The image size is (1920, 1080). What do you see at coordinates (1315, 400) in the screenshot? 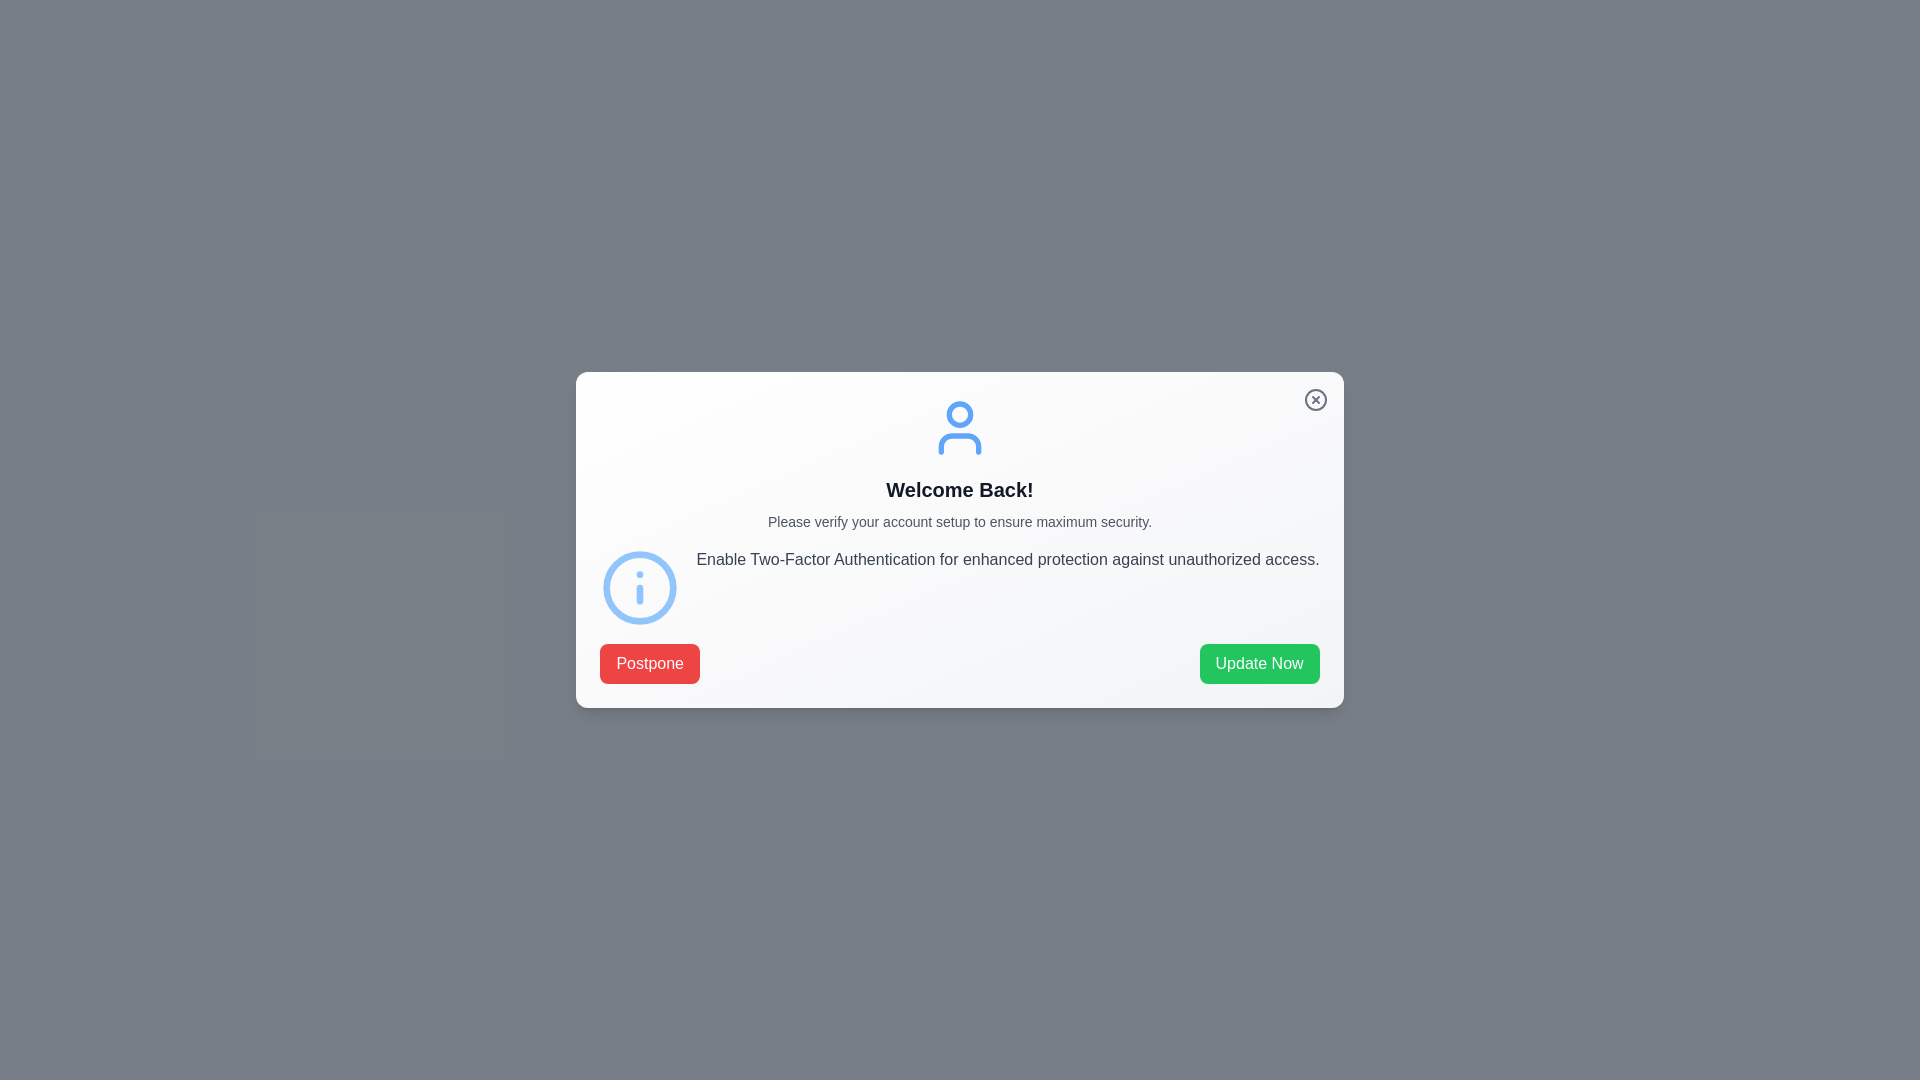
I see `the close button to dismiss the dialog` at bounding box center [1315, 400].